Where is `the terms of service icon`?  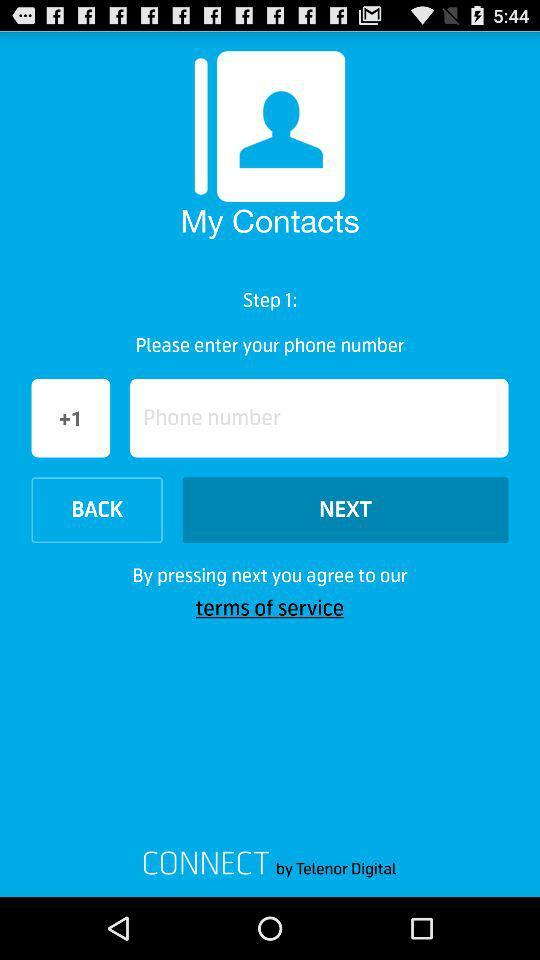 the terms of service icon is located at coordinates (270, 607).